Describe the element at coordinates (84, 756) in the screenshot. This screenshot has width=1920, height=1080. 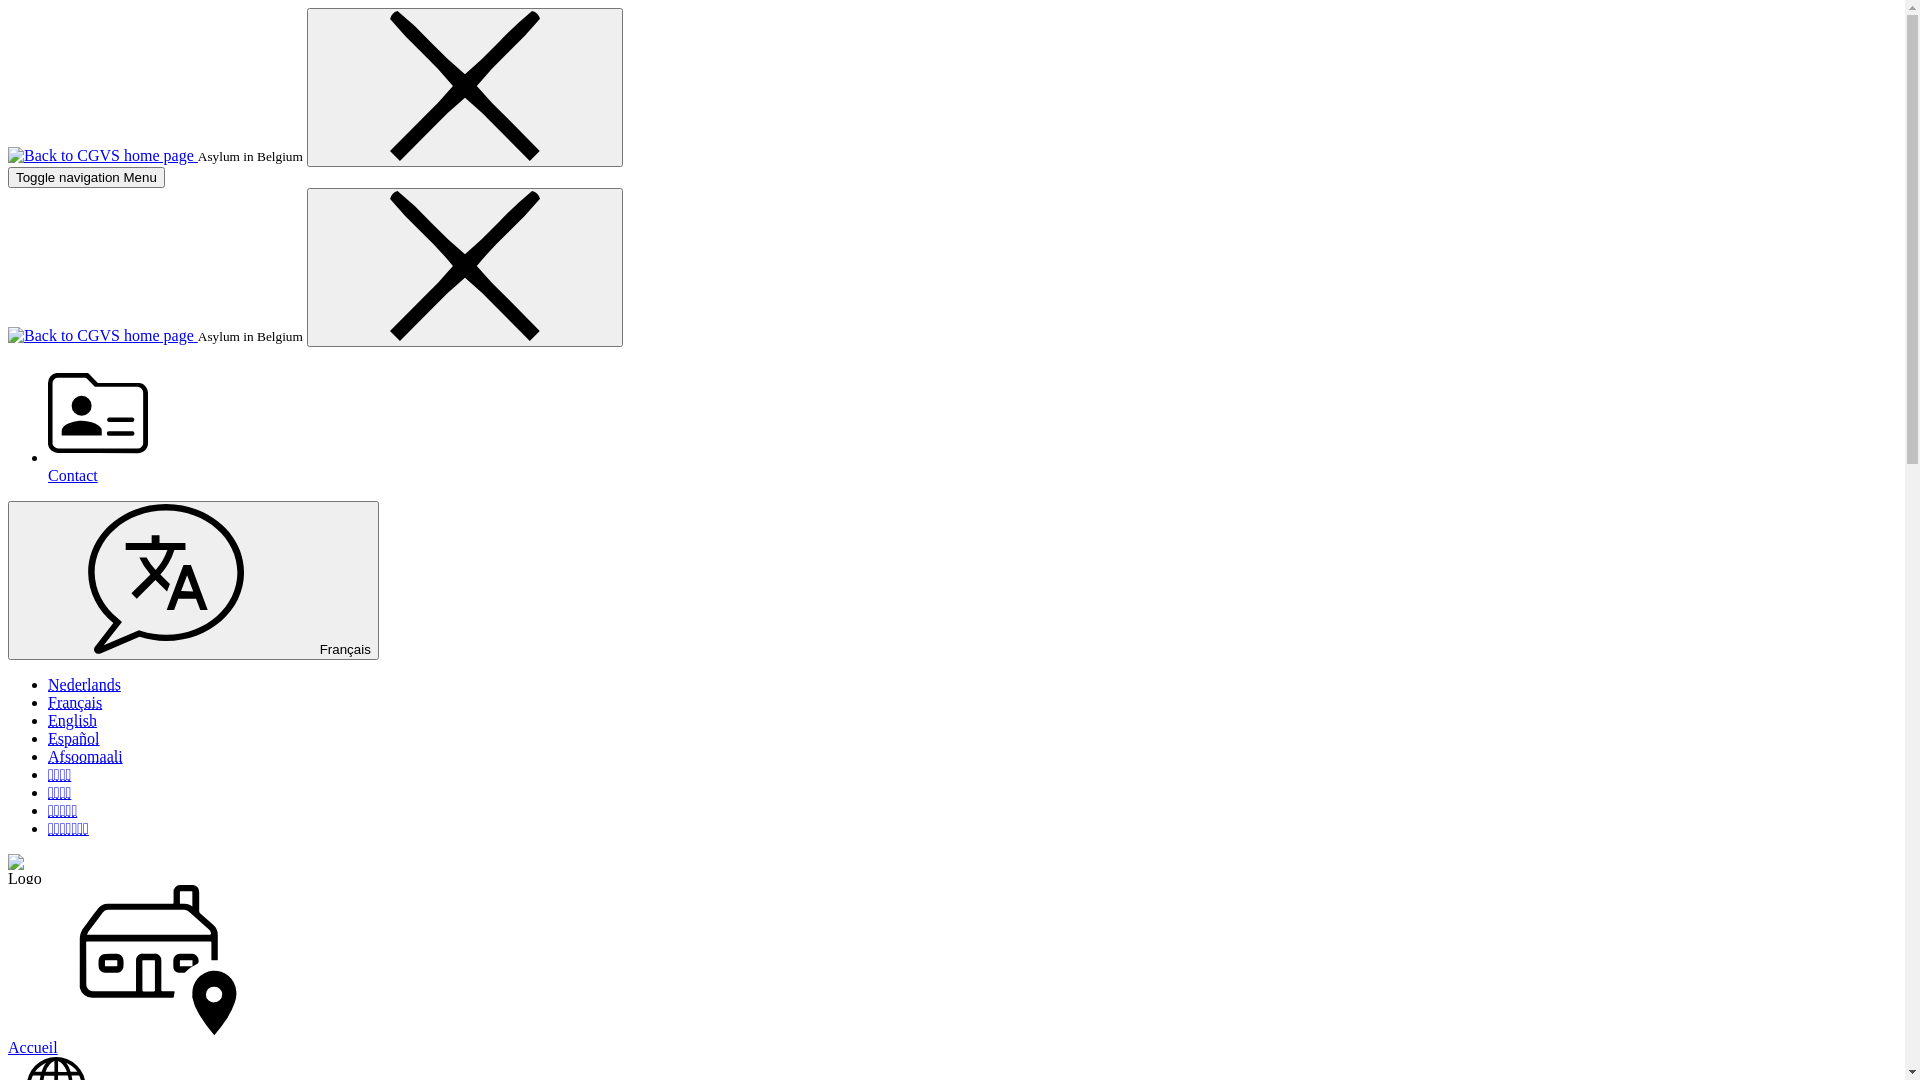
I see `'Afsoomaali'` at that location.